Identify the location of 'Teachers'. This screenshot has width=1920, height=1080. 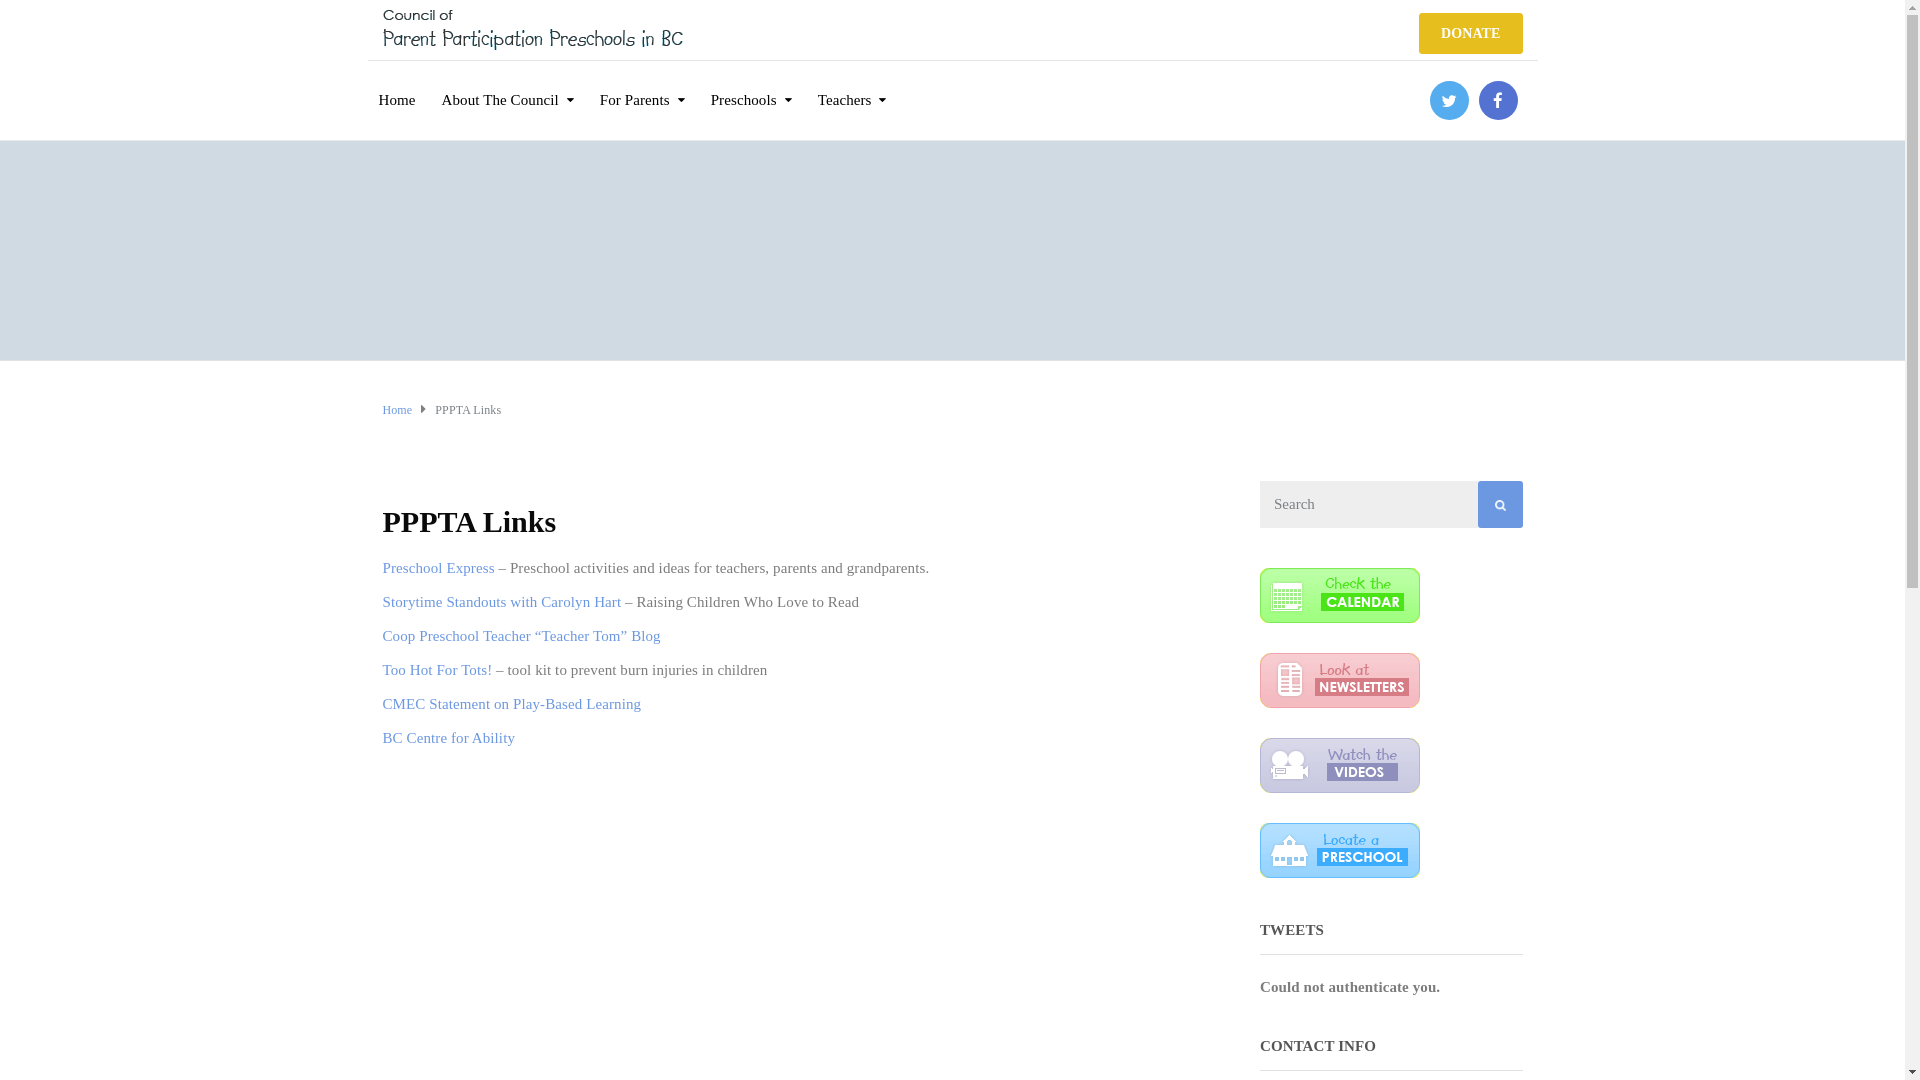
(852, 85).